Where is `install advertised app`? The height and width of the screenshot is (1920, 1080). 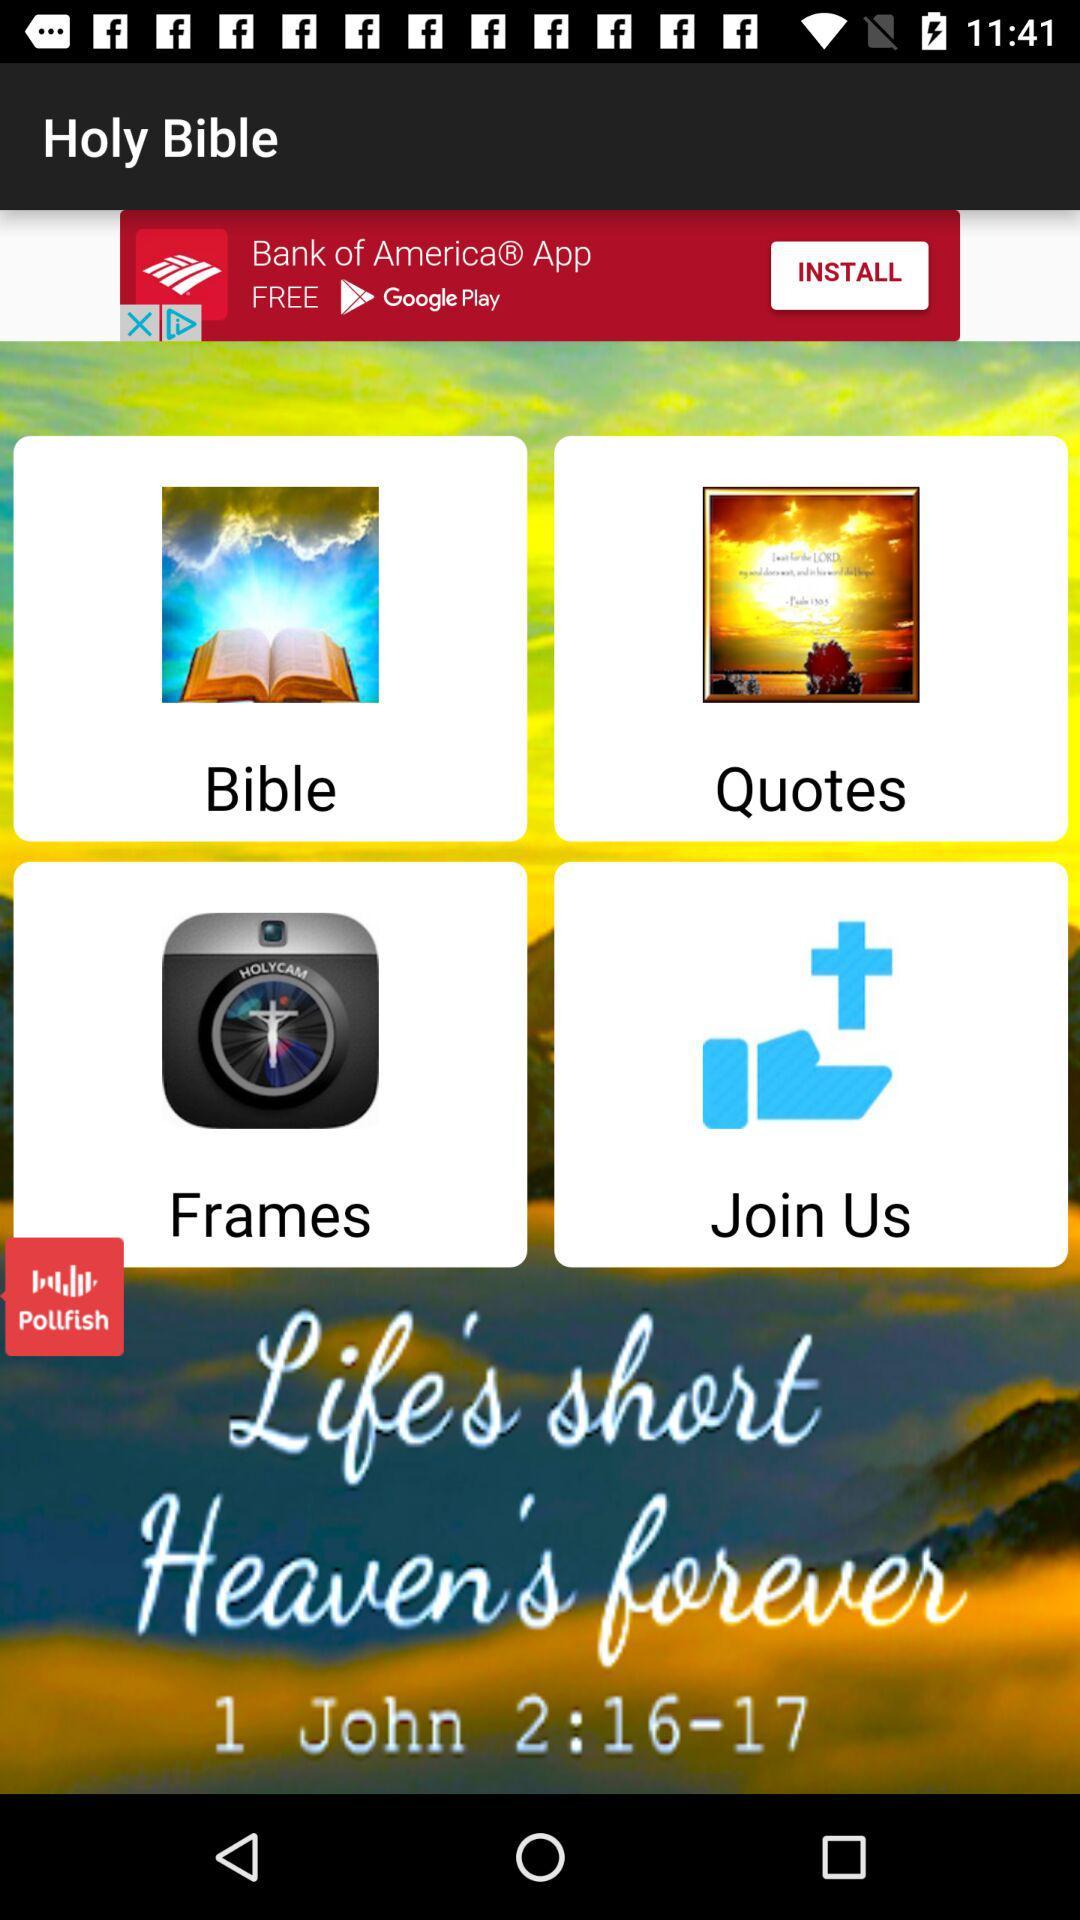
install advertised app is located at coordinates (540, 274).